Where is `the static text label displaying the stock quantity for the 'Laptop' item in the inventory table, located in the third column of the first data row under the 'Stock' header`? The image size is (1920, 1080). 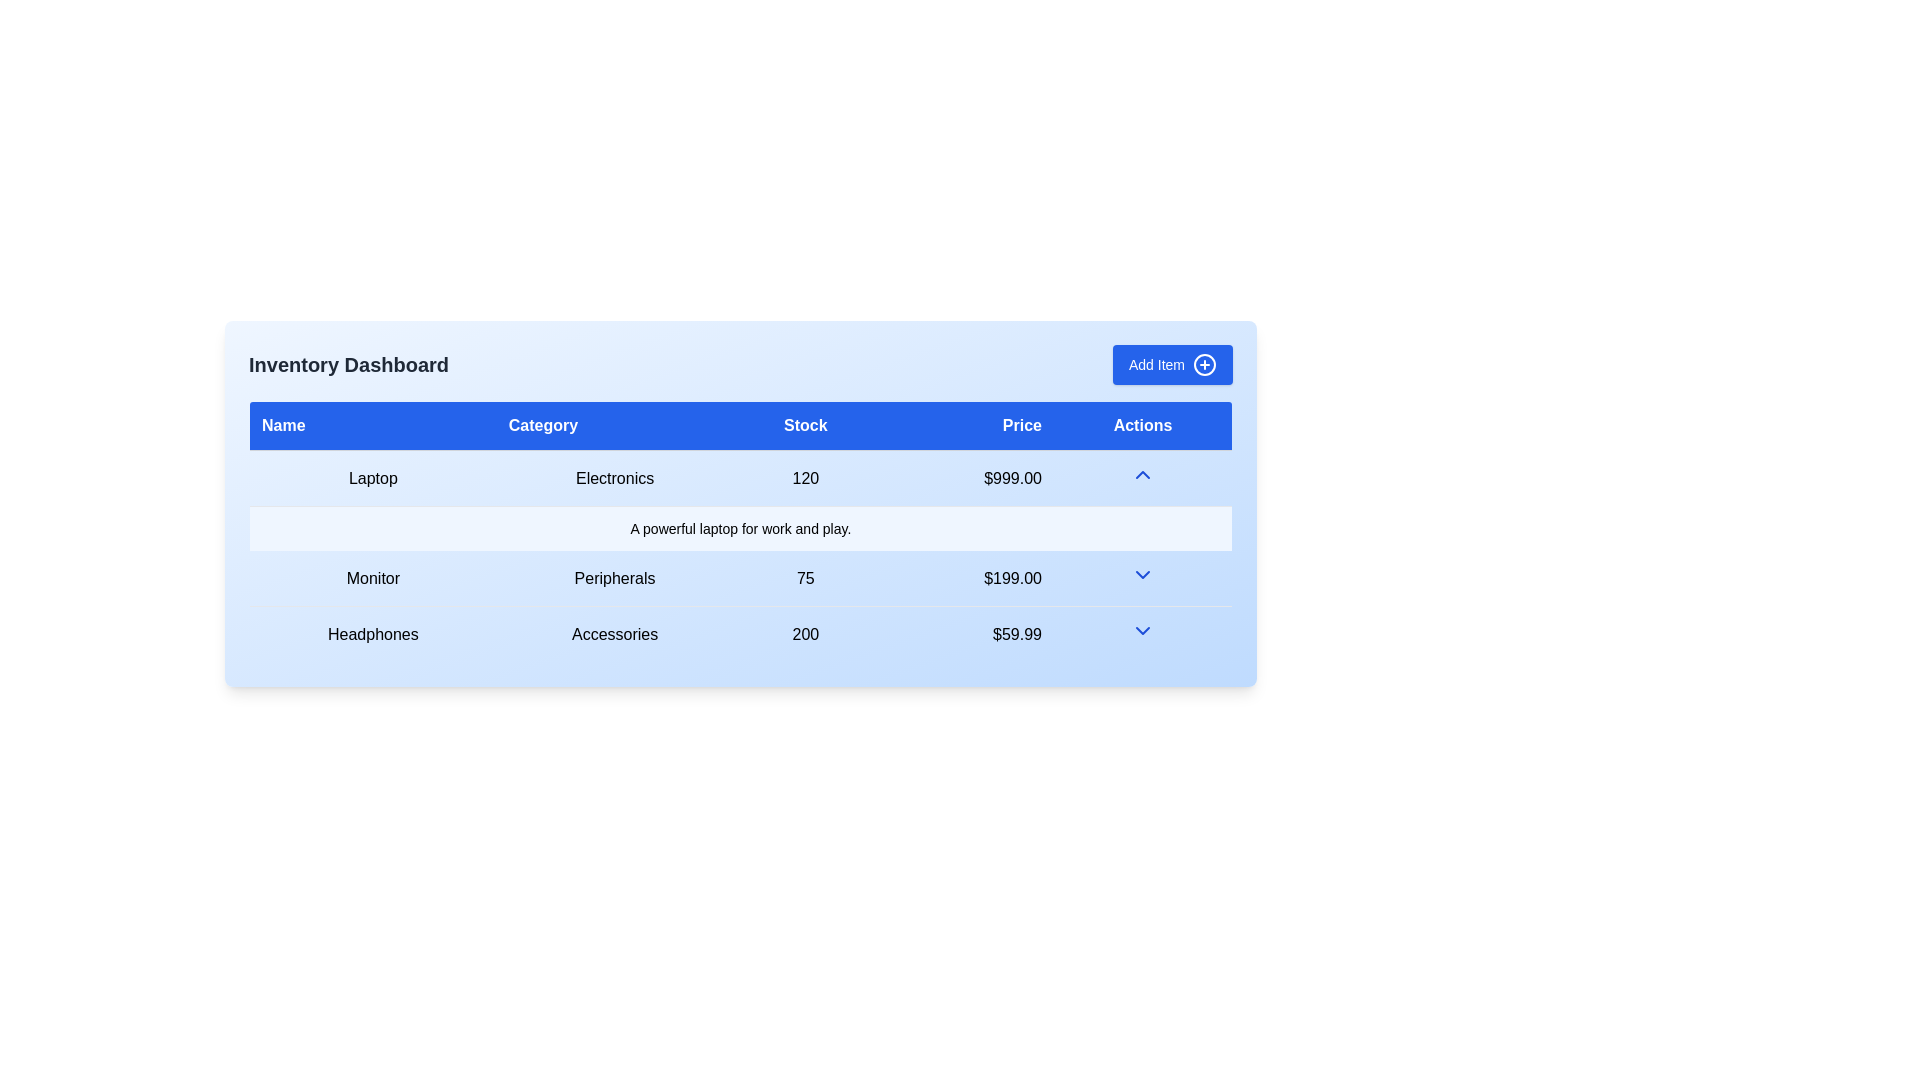 the static text label displaying the stock quantity for the 'Laptop' item in the inventory table, located in the third column of the first data row under the 'Stock' header is located at coordinates (805, 478).